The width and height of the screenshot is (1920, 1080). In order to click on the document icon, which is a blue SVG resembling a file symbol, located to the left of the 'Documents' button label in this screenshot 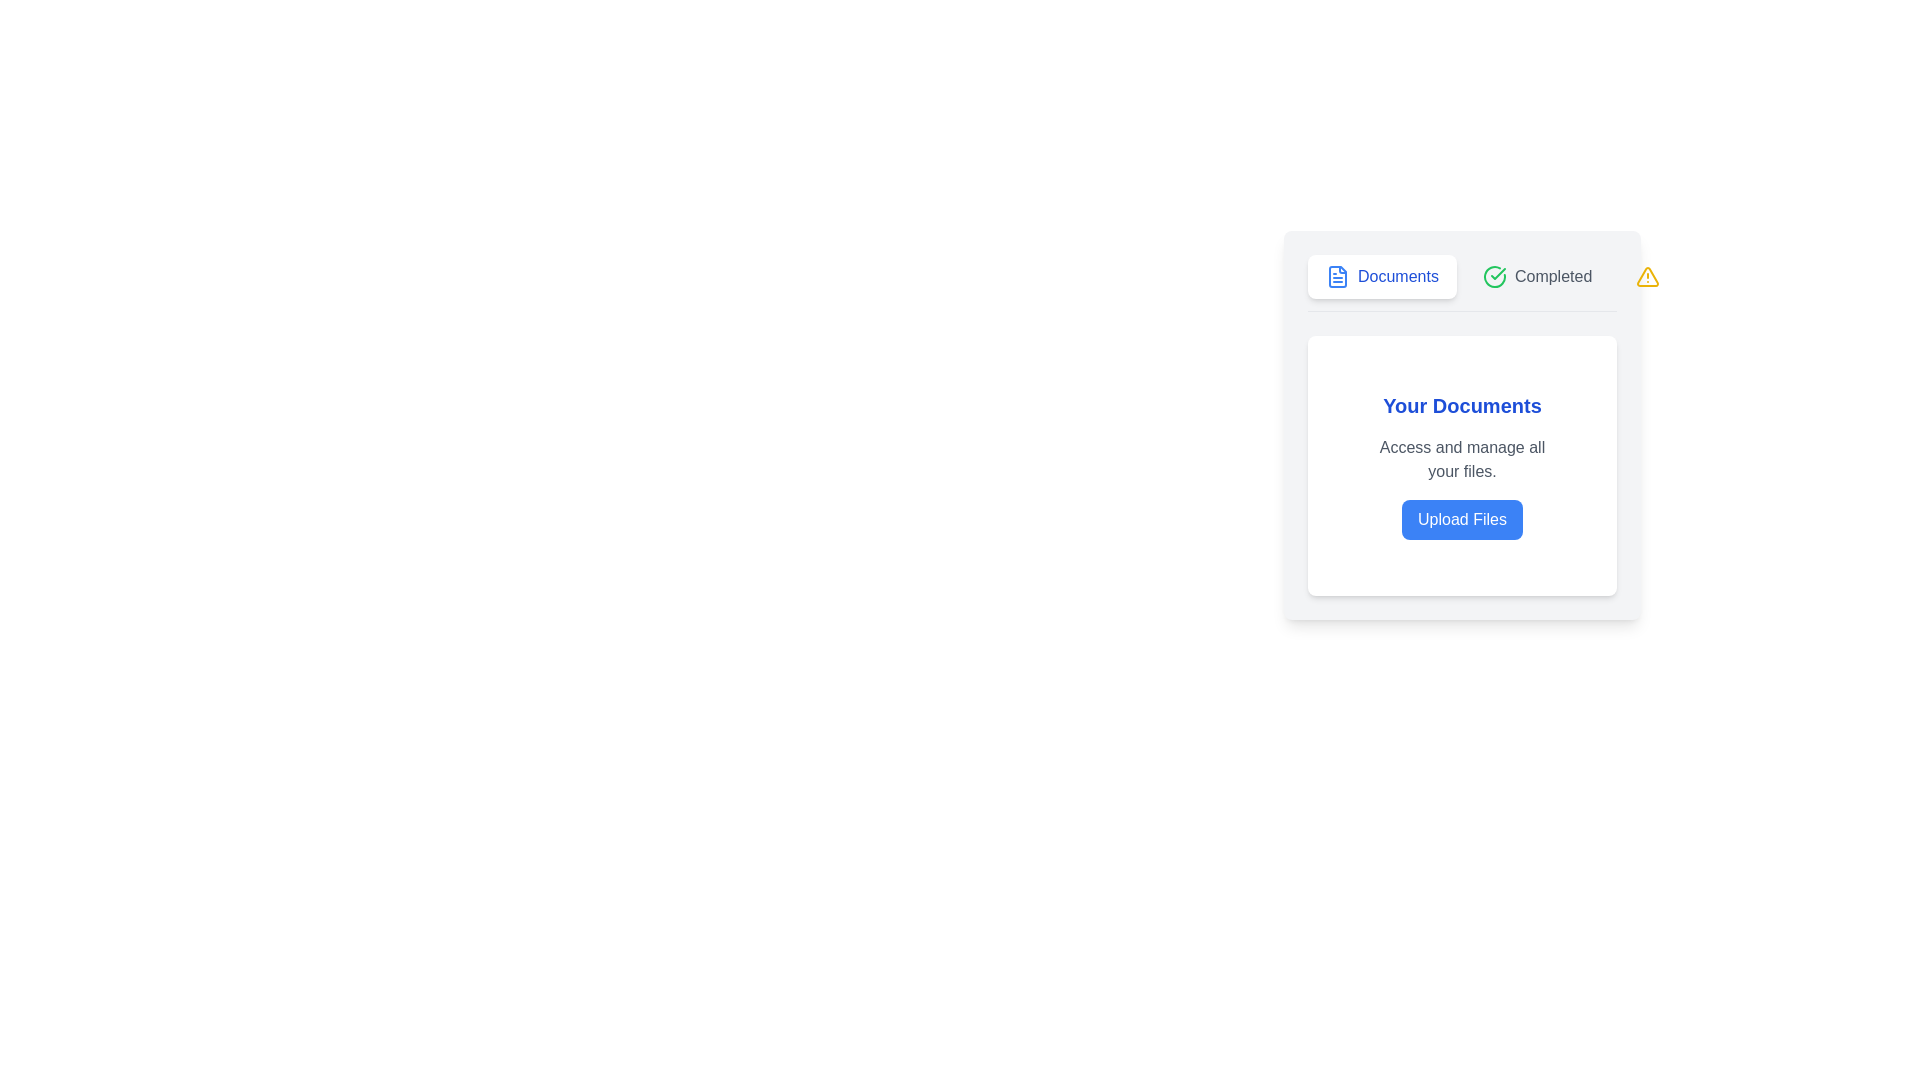, I will do `click(1338, 277)`.